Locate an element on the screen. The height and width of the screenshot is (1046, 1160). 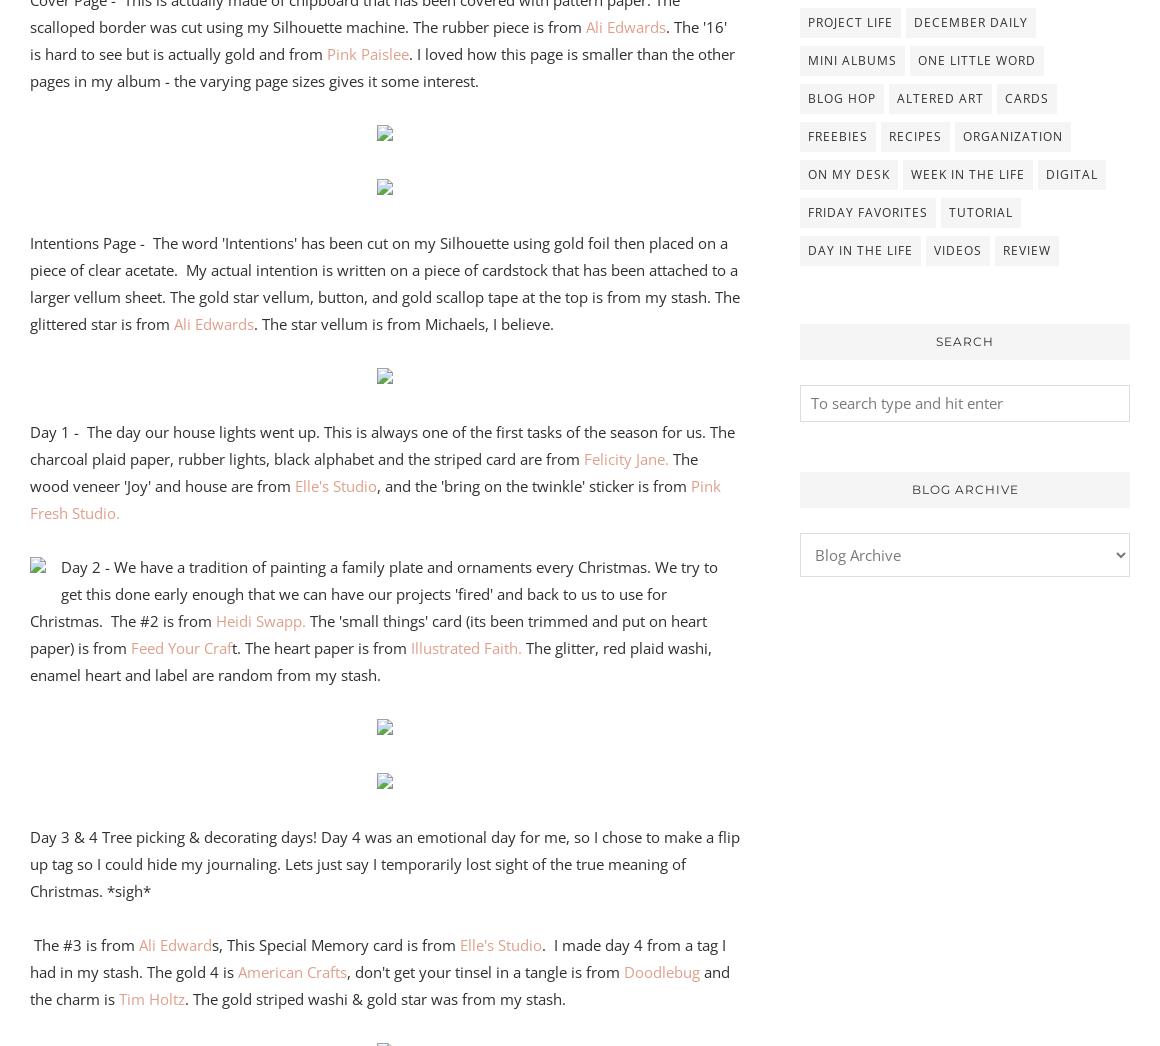
'Search' is located at coordinates (936, 339).